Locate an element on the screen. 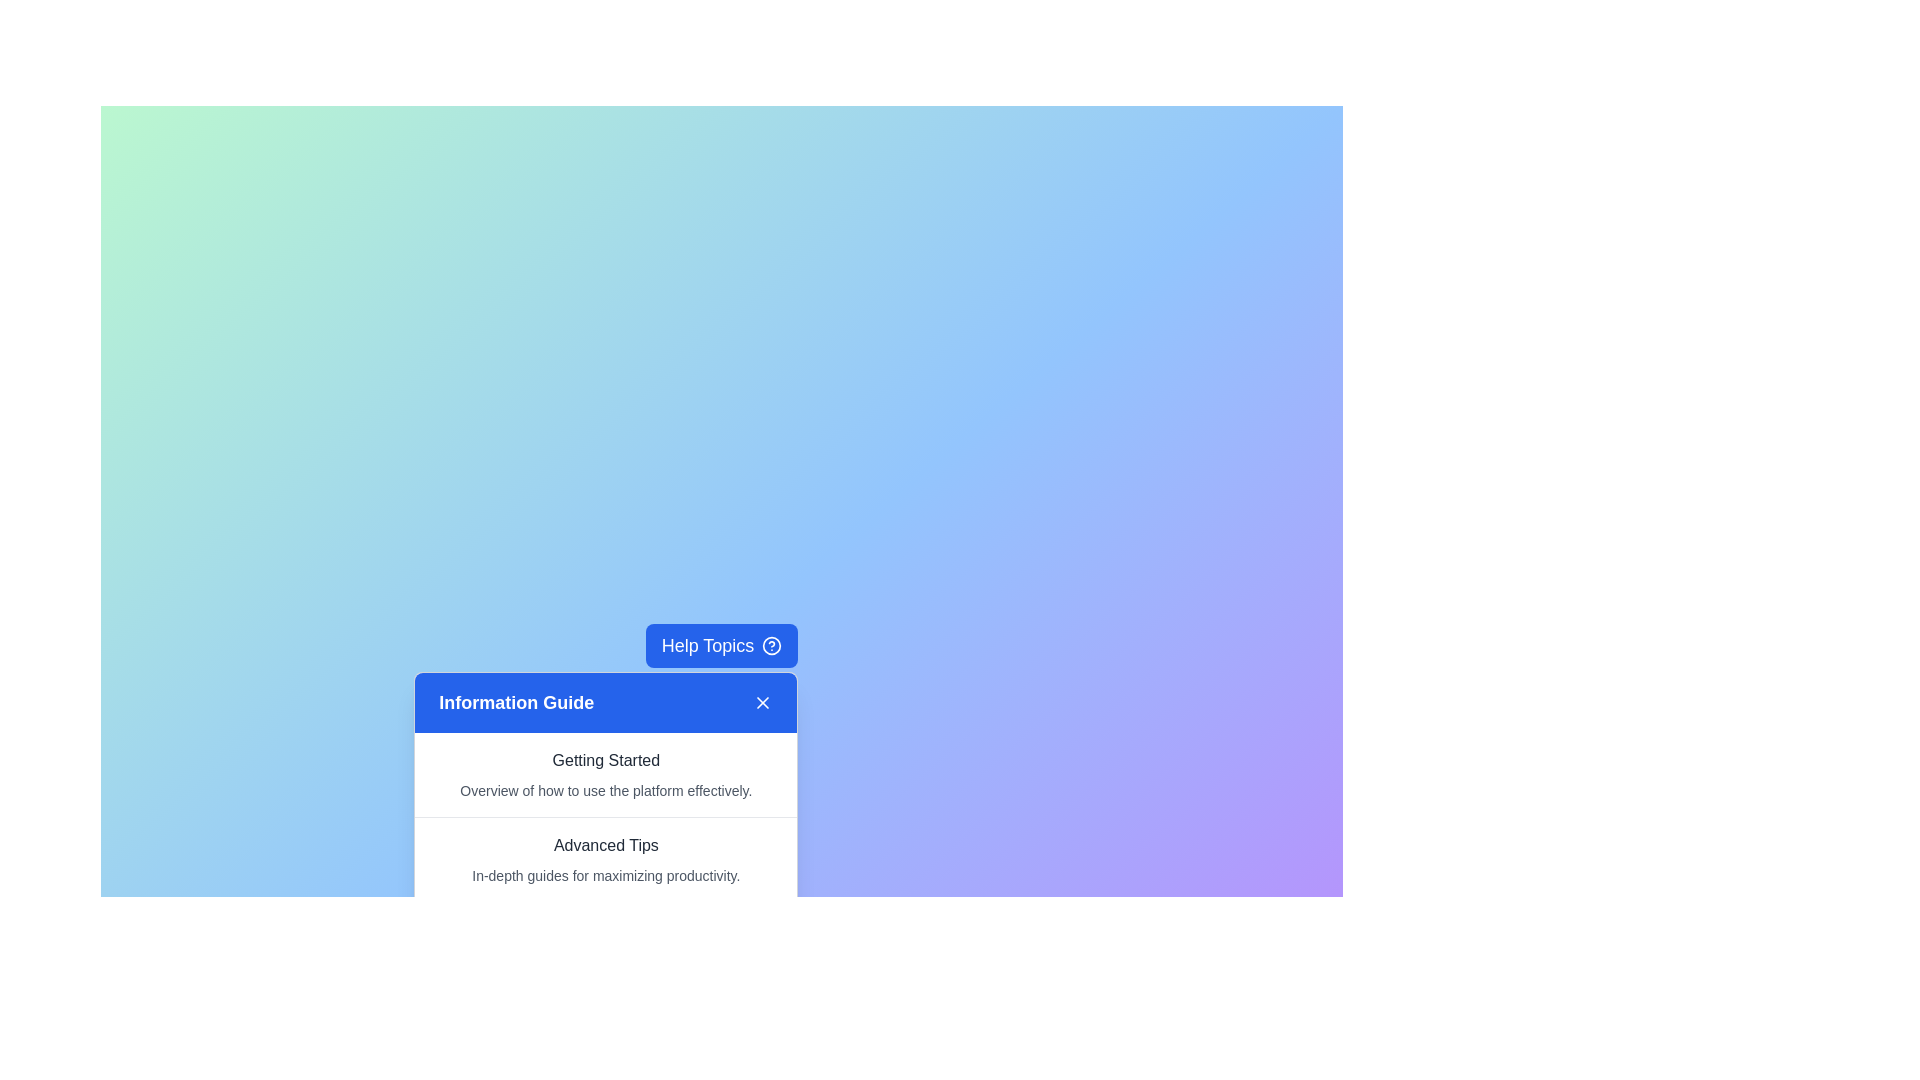  the blue rectangular 'Help Topics' button with rounded corners is located at coordinates (720, 645).